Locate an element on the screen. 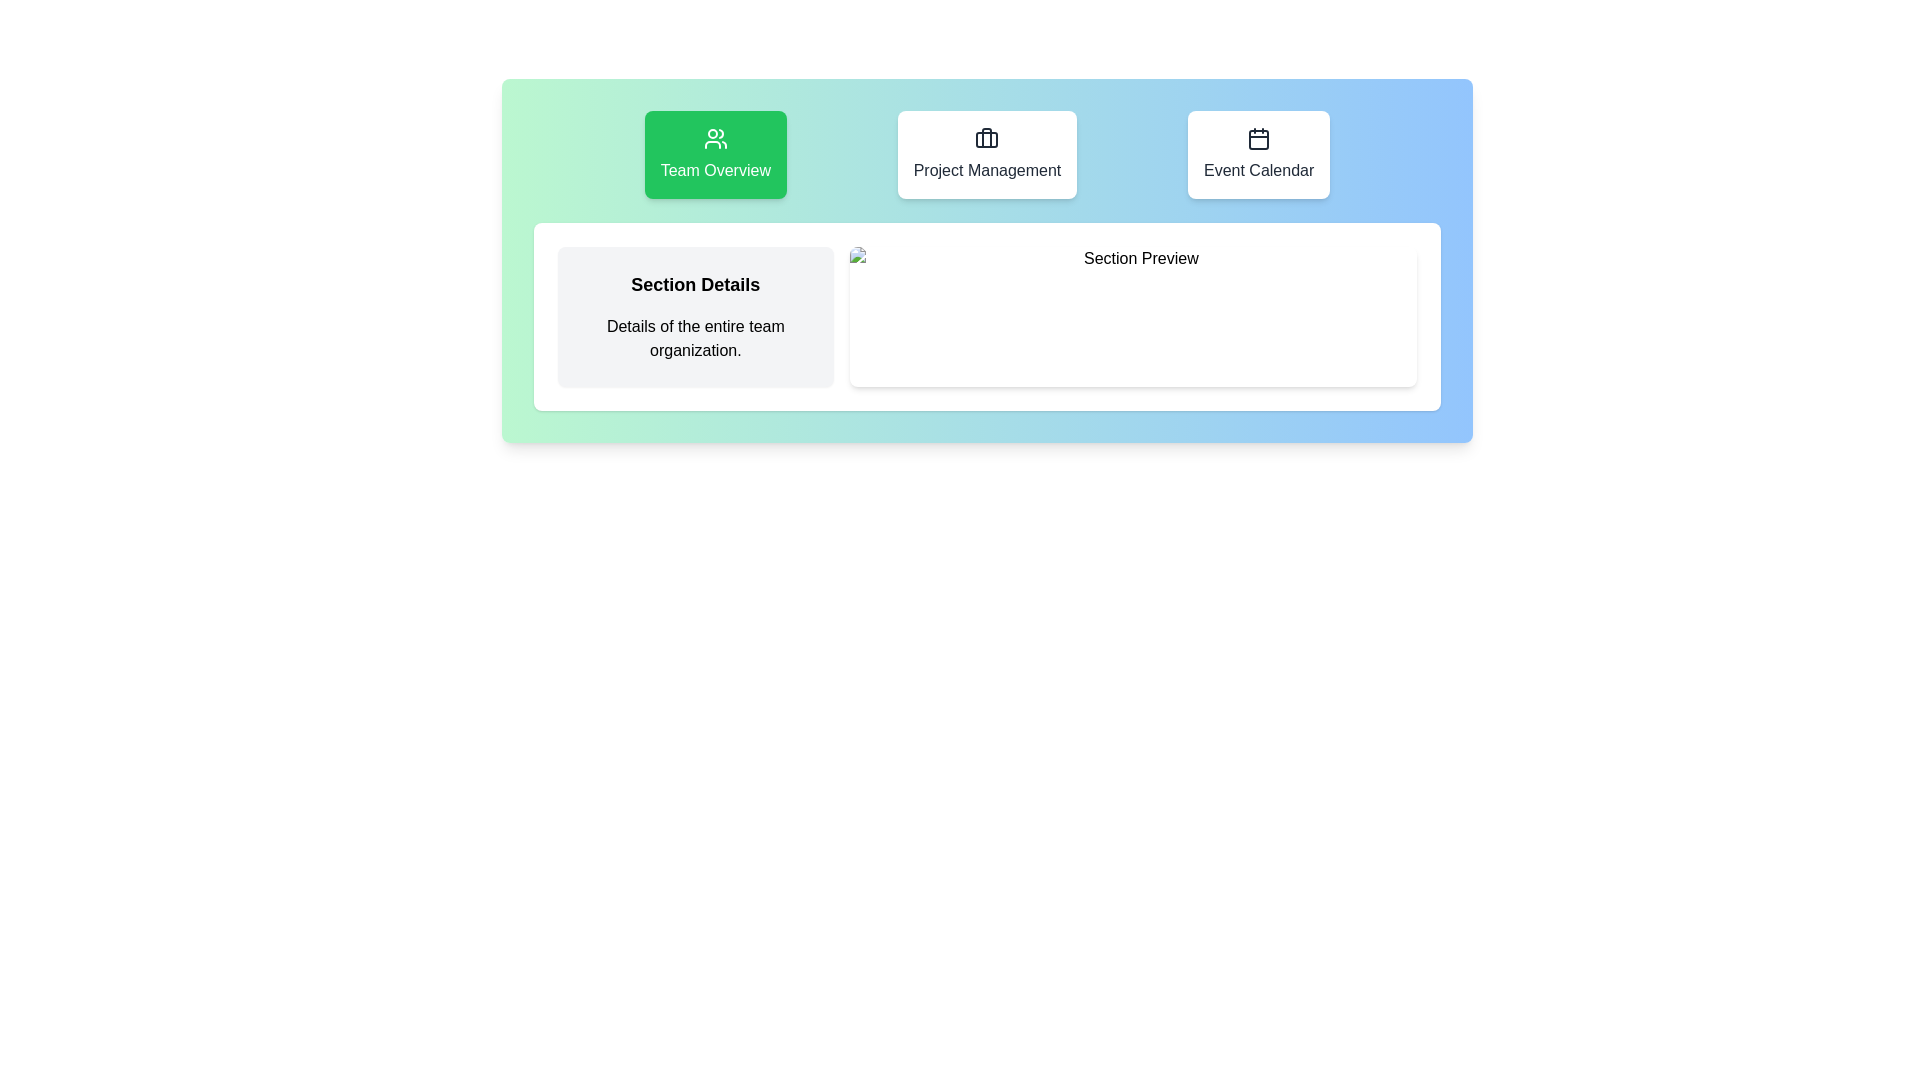 The width and height of the screenshot is (1920, 1080). the project management icon located at the top-center of the 'Project Management' card, above the text 'Project Management' is located at coordinates (987, 137).